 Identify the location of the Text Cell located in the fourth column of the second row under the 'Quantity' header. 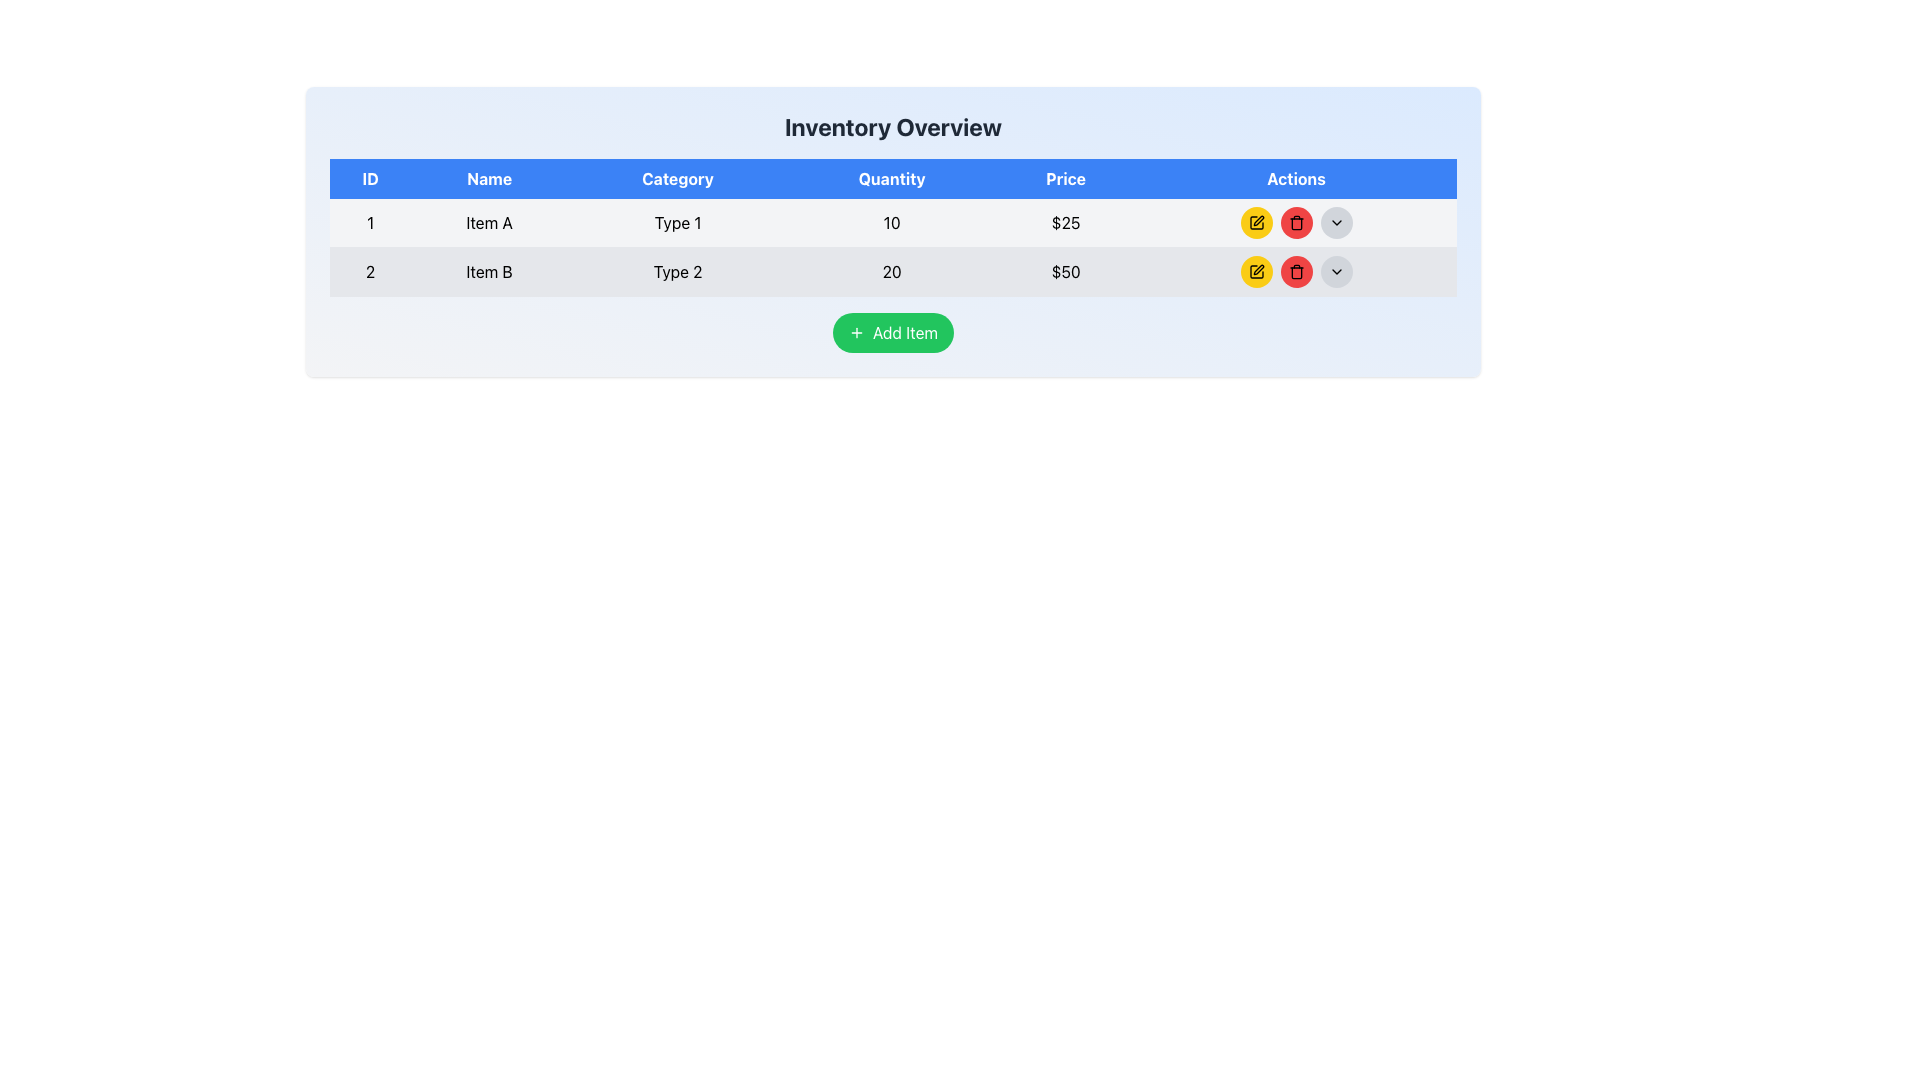
(891, 272).